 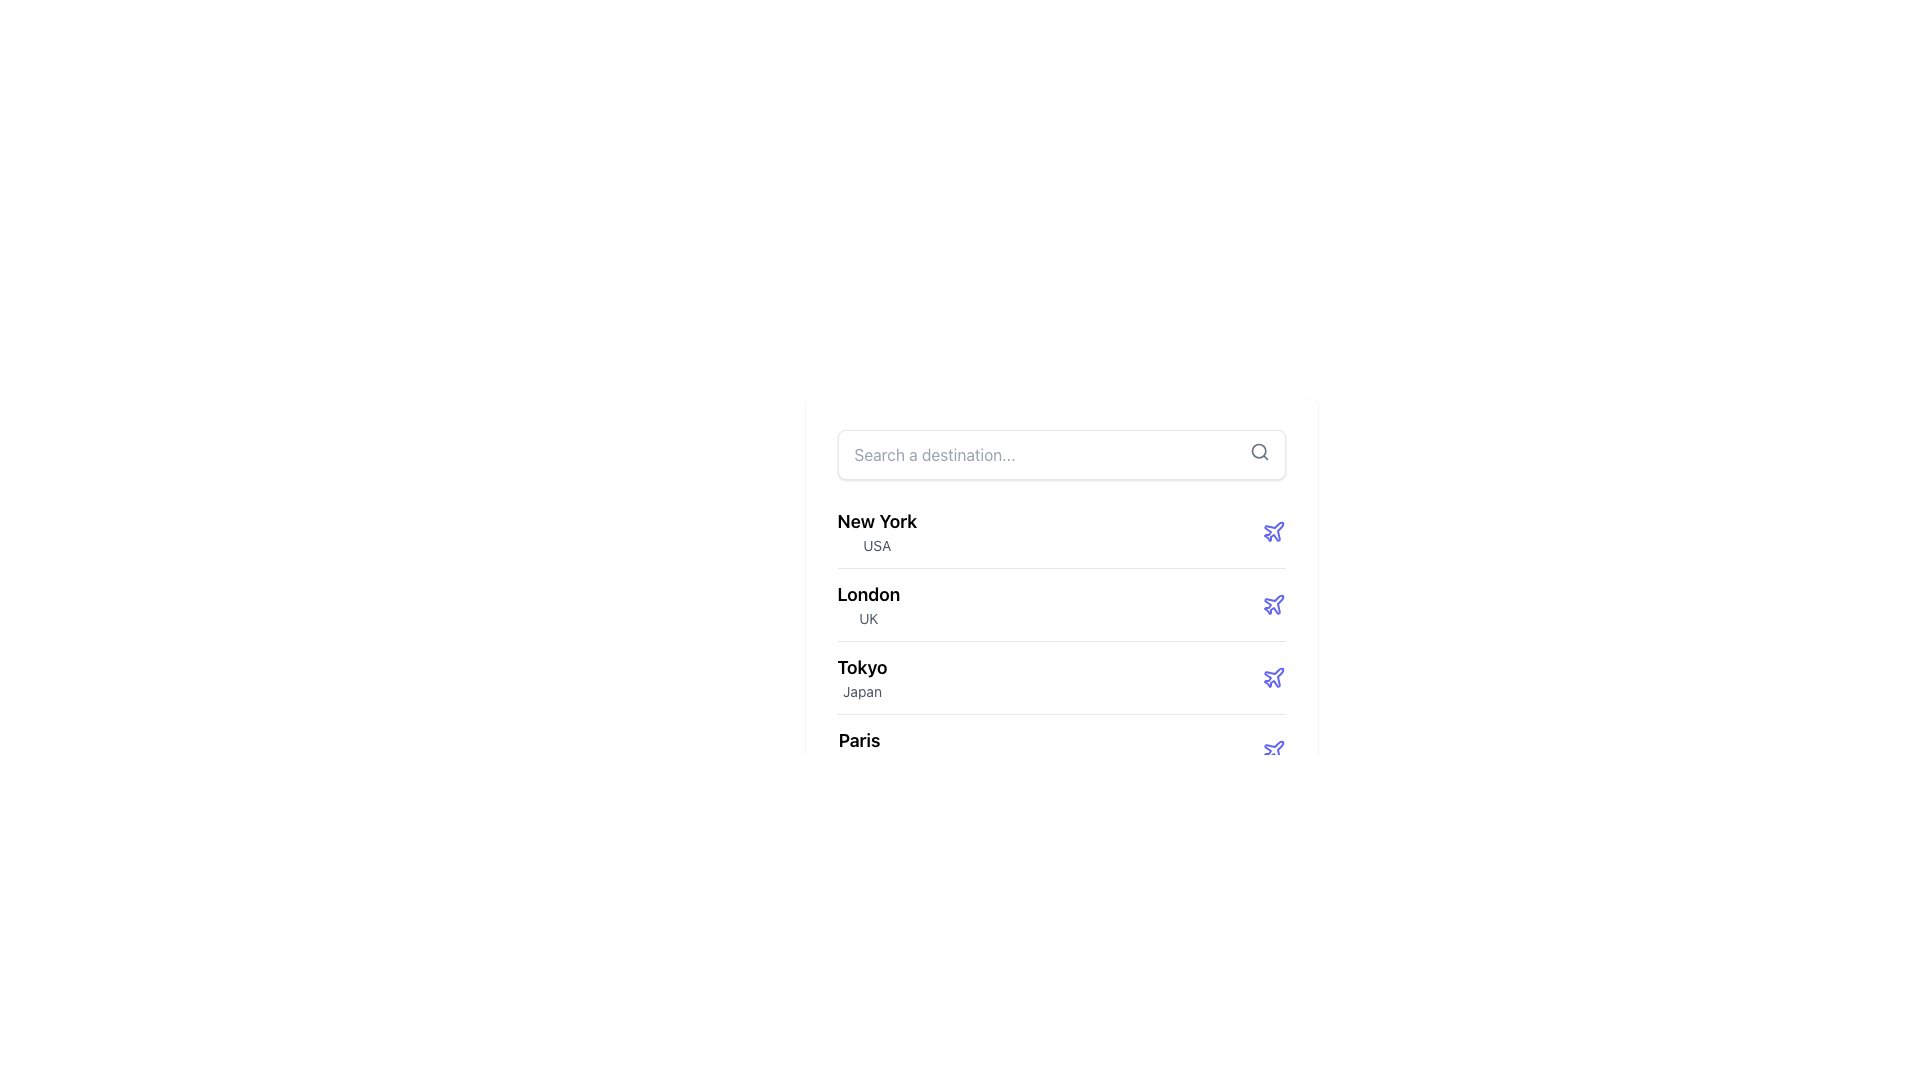 I want to click on the small purple airplane icon located to the right of the text 'Paris' and 'France', so click(x=1272, y=751).